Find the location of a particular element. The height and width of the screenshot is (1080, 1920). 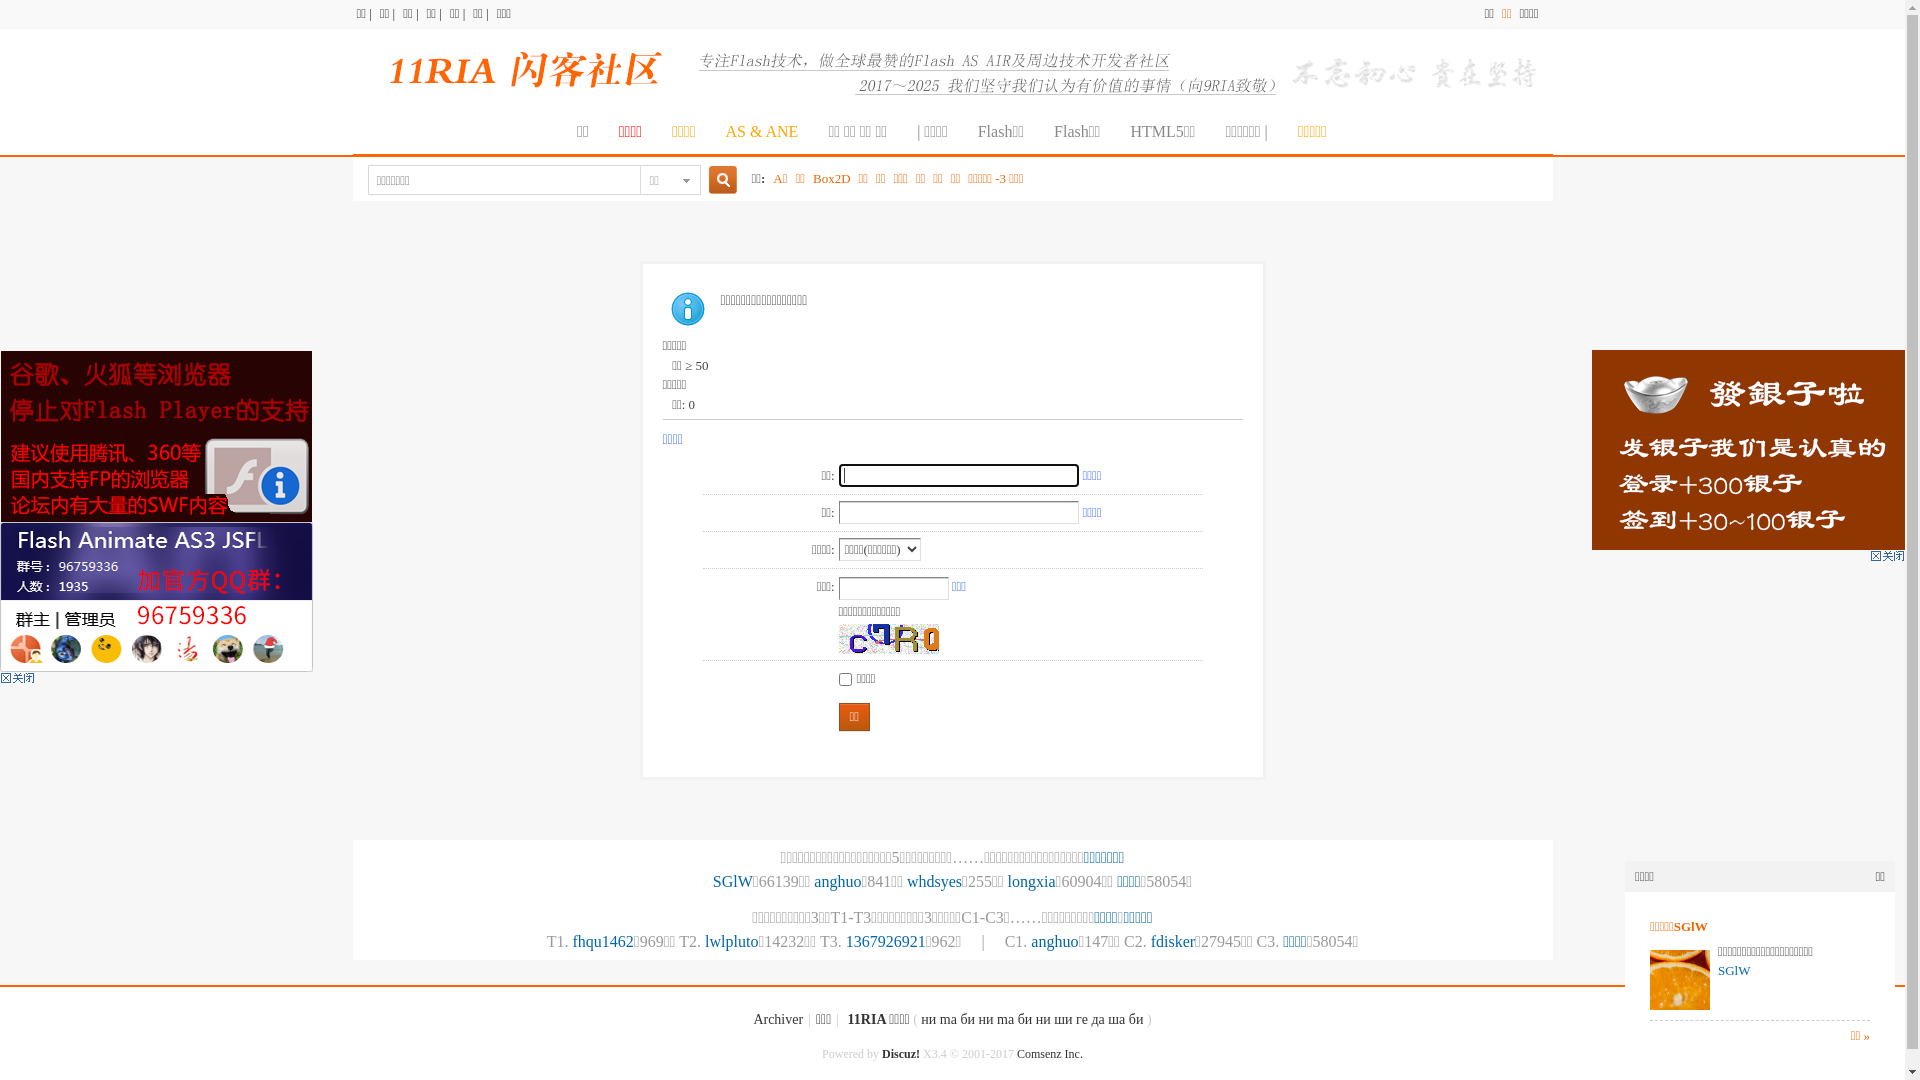

'Comsenz Inc.' is located at coordinates (1049, 1052).